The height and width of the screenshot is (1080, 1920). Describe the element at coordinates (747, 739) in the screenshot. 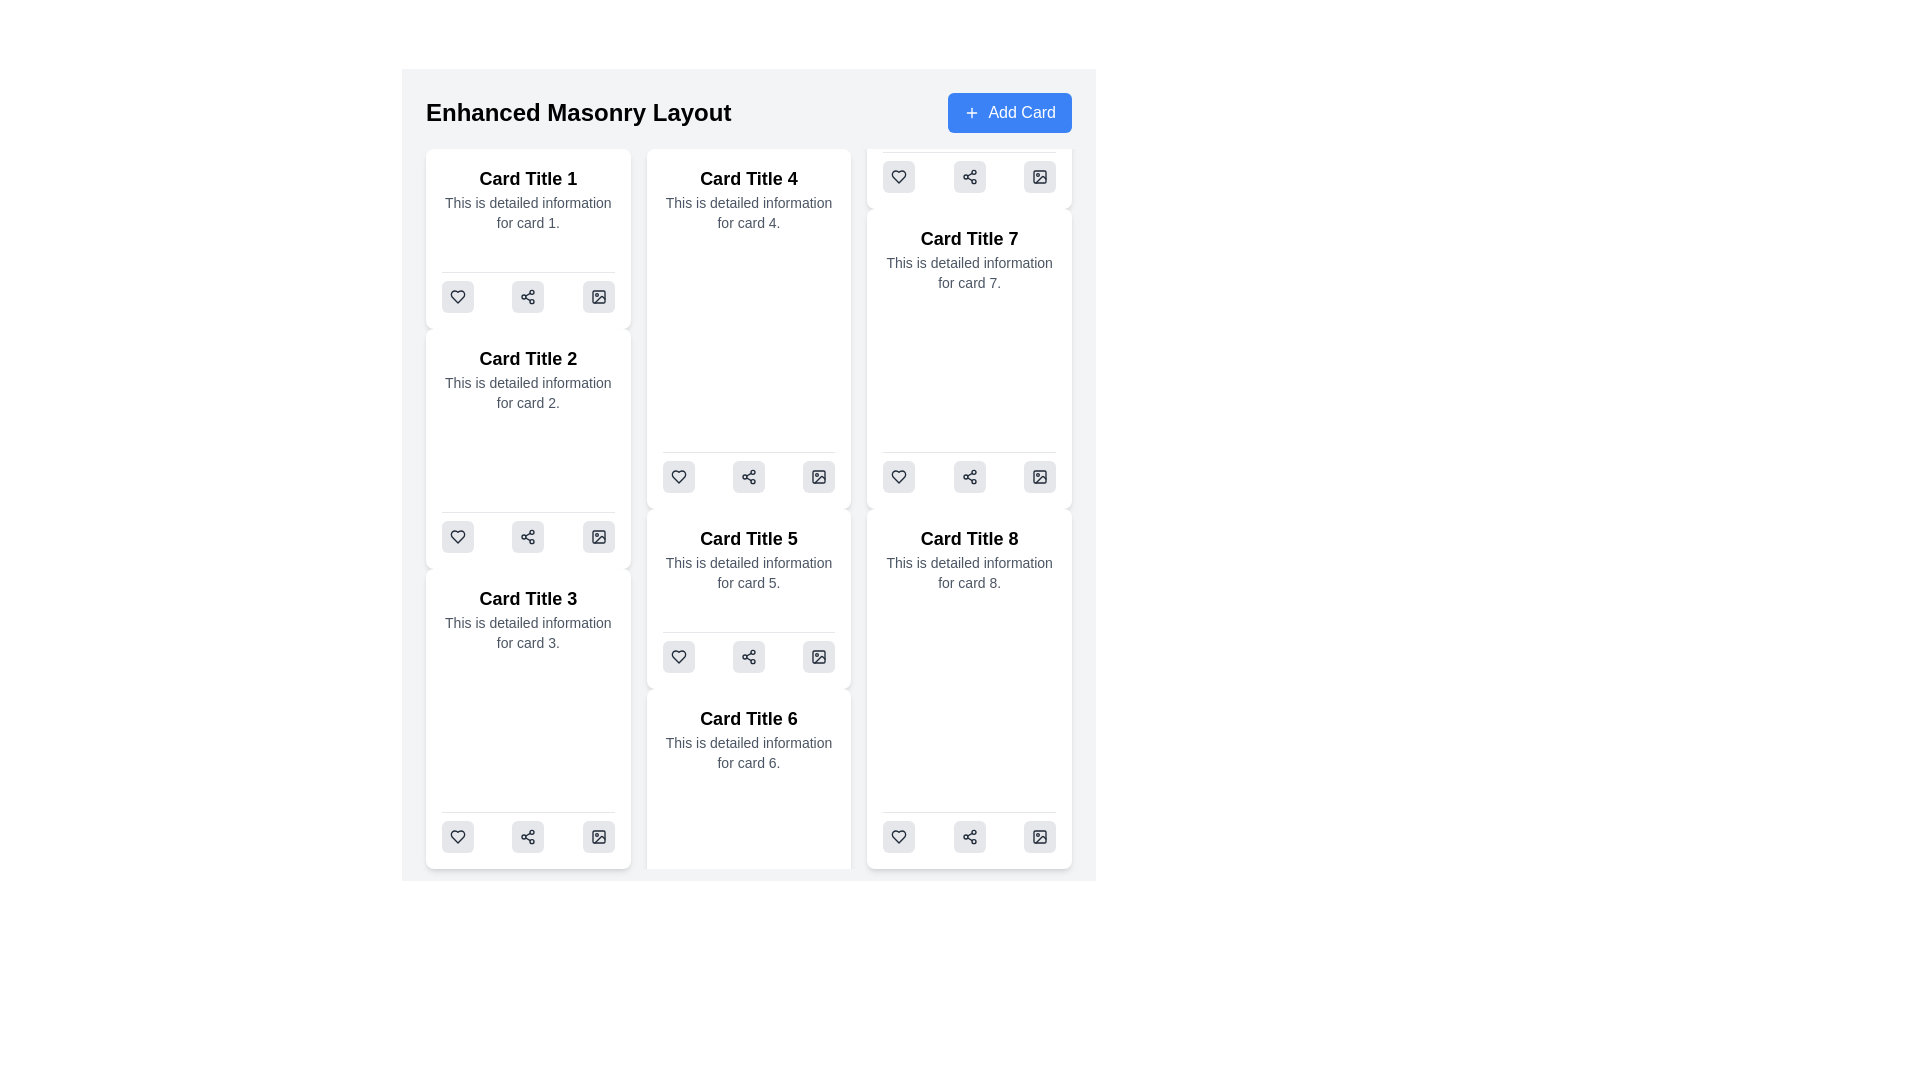

I see `text content of the Text Display Component that provides the title 'Card Title 6' and its short description, located in the main content area under 'Card Title 5'` at that location.